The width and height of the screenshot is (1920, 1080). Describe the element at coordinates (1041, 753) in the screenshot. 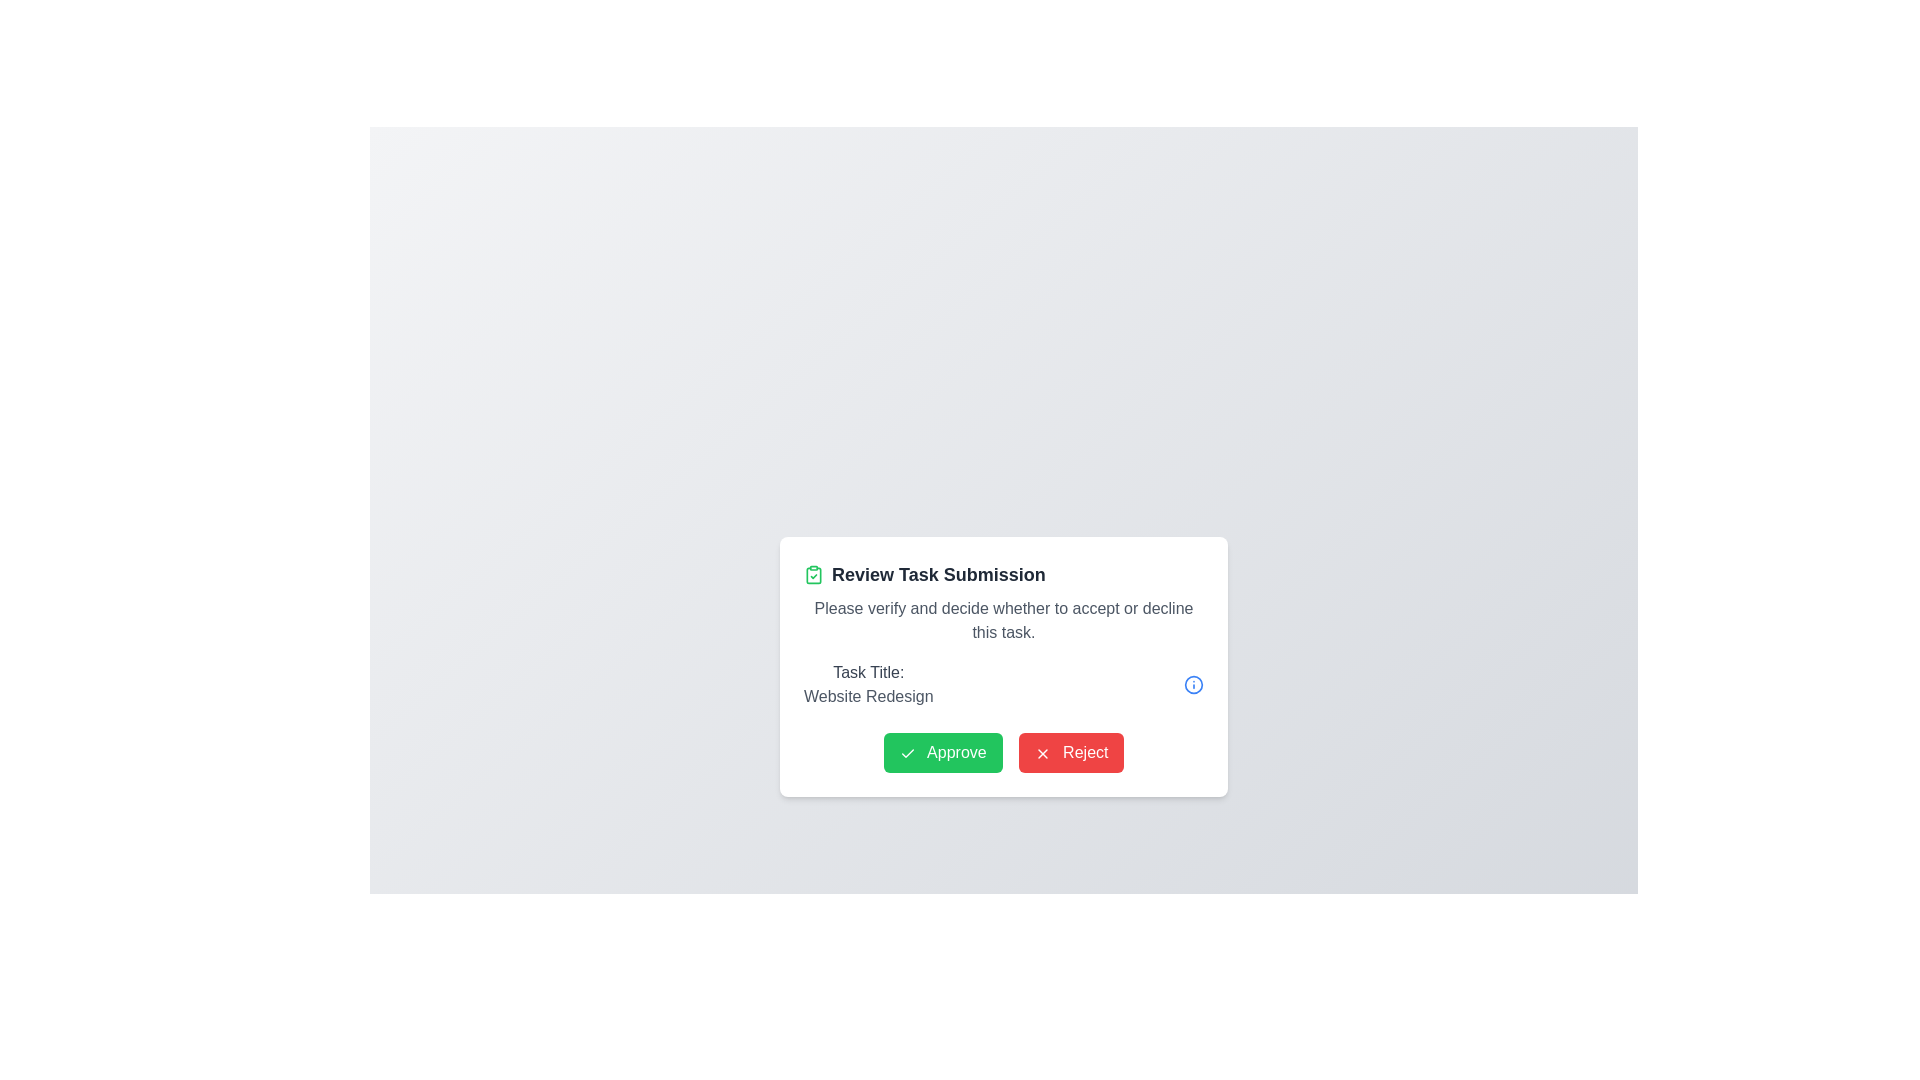

I see `the graphical icon (SVG) representing a rejection action, which is located to the left of the 'Reject' text in a red button at the bottom-right of a centered modal` at that location.